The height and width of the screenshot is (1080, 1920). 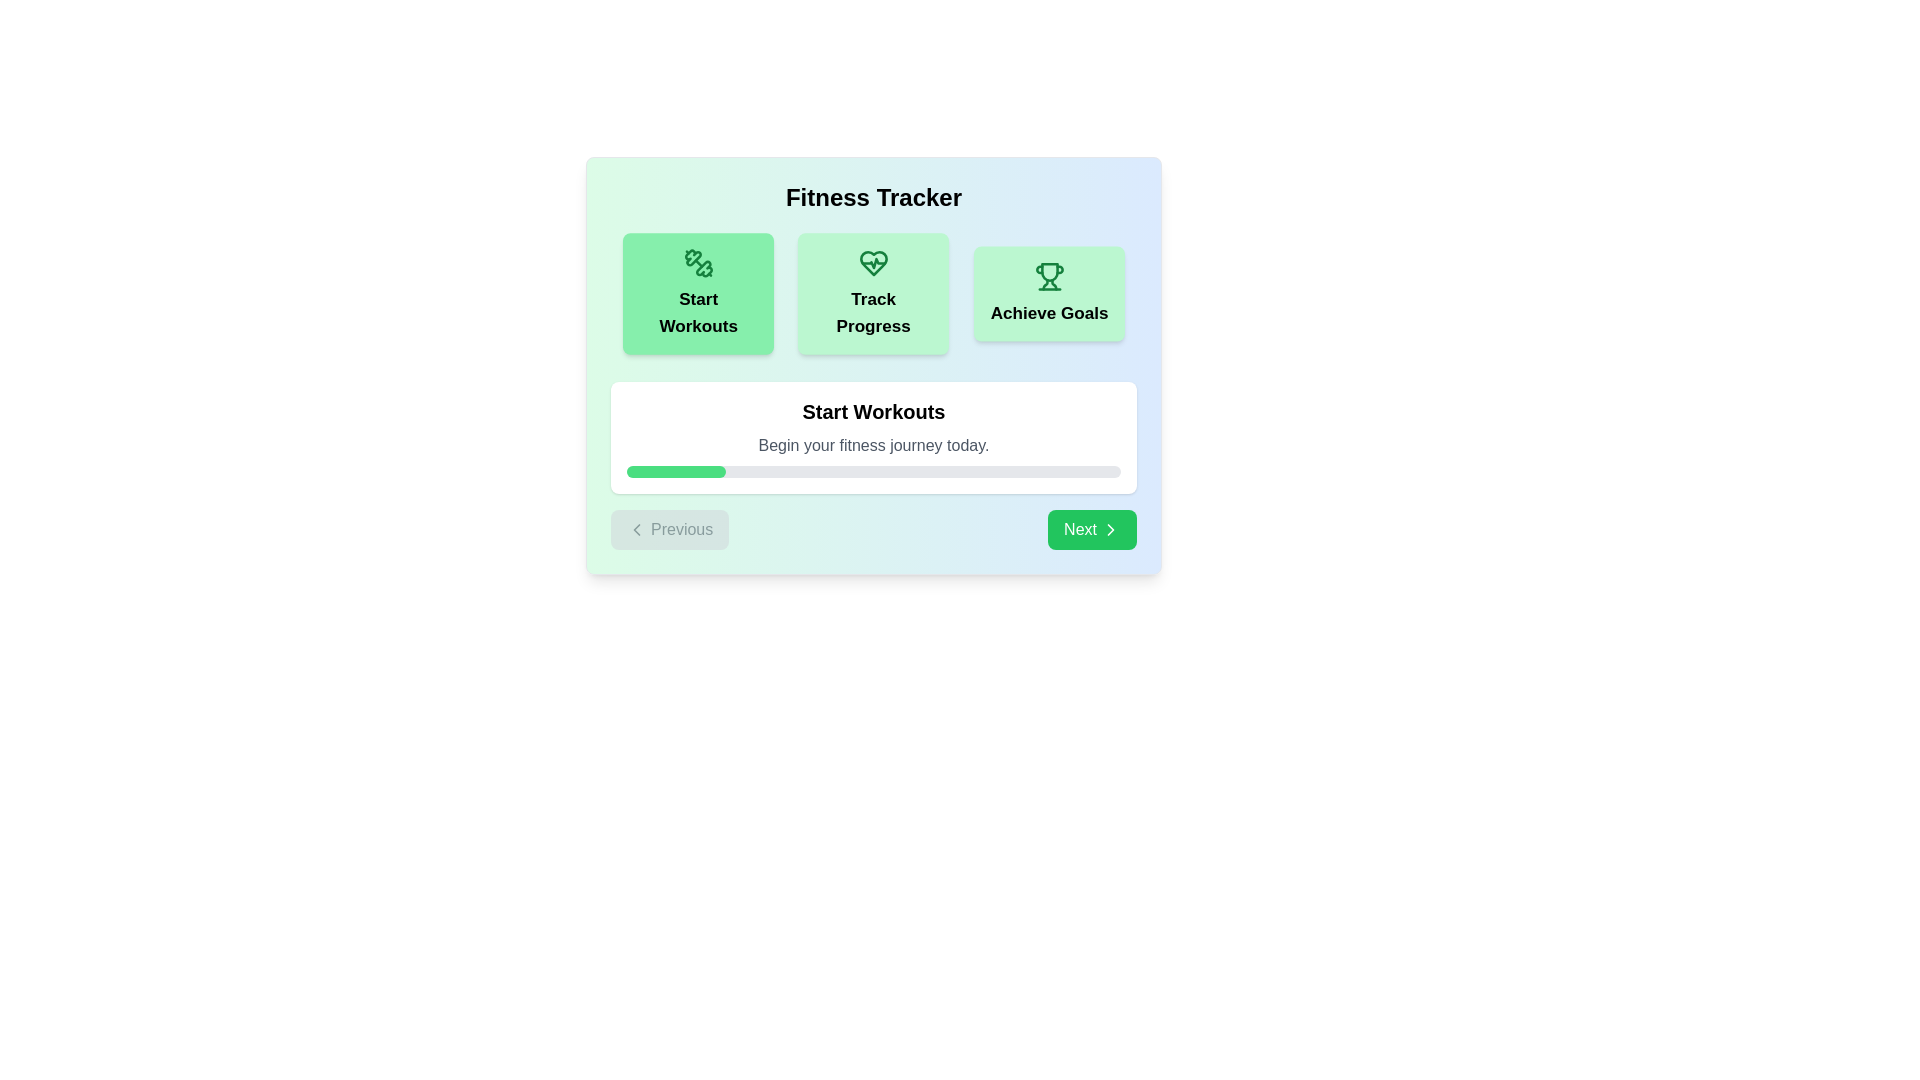 I want to click on the right-pointing chevron icon located within the green rounded 'Next' button at the bottom-right corner of the interface, so click(x=1109, y=528).